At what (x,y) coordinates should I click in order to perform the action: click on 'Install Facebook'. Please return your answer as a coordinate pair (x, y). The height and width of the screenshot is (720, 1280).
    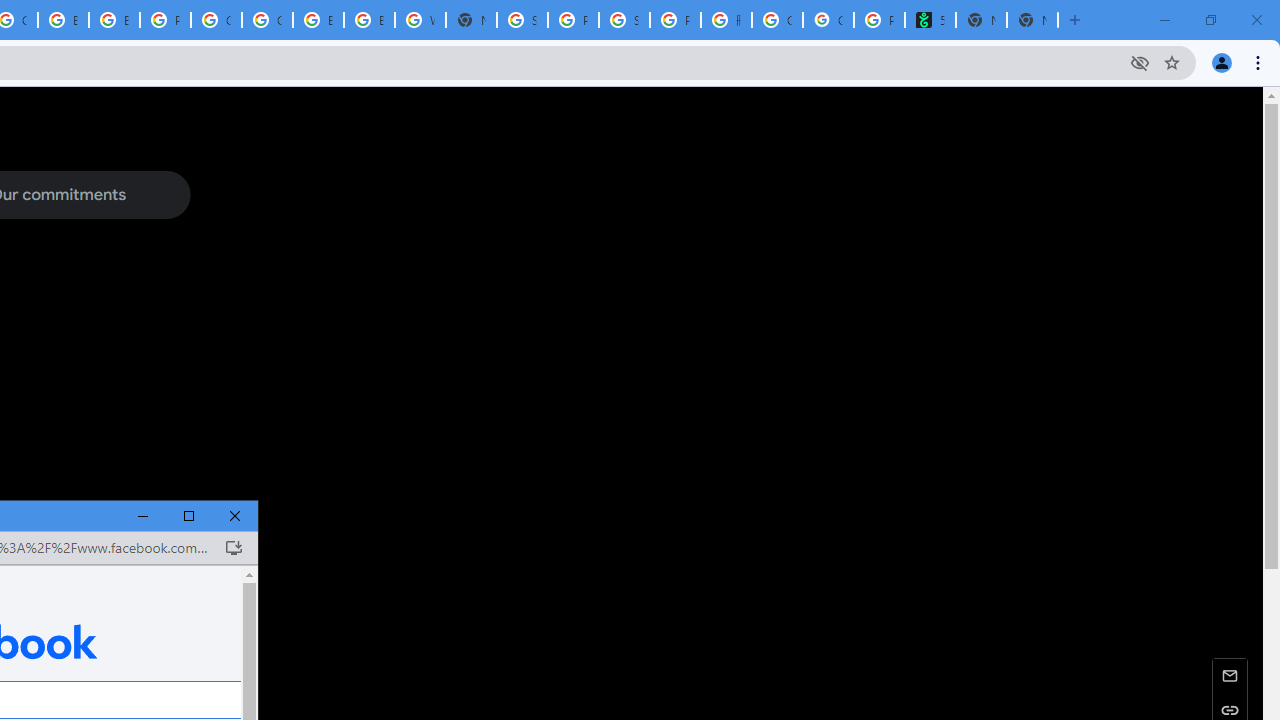
    Looking at the image, I should click on (233, 547).